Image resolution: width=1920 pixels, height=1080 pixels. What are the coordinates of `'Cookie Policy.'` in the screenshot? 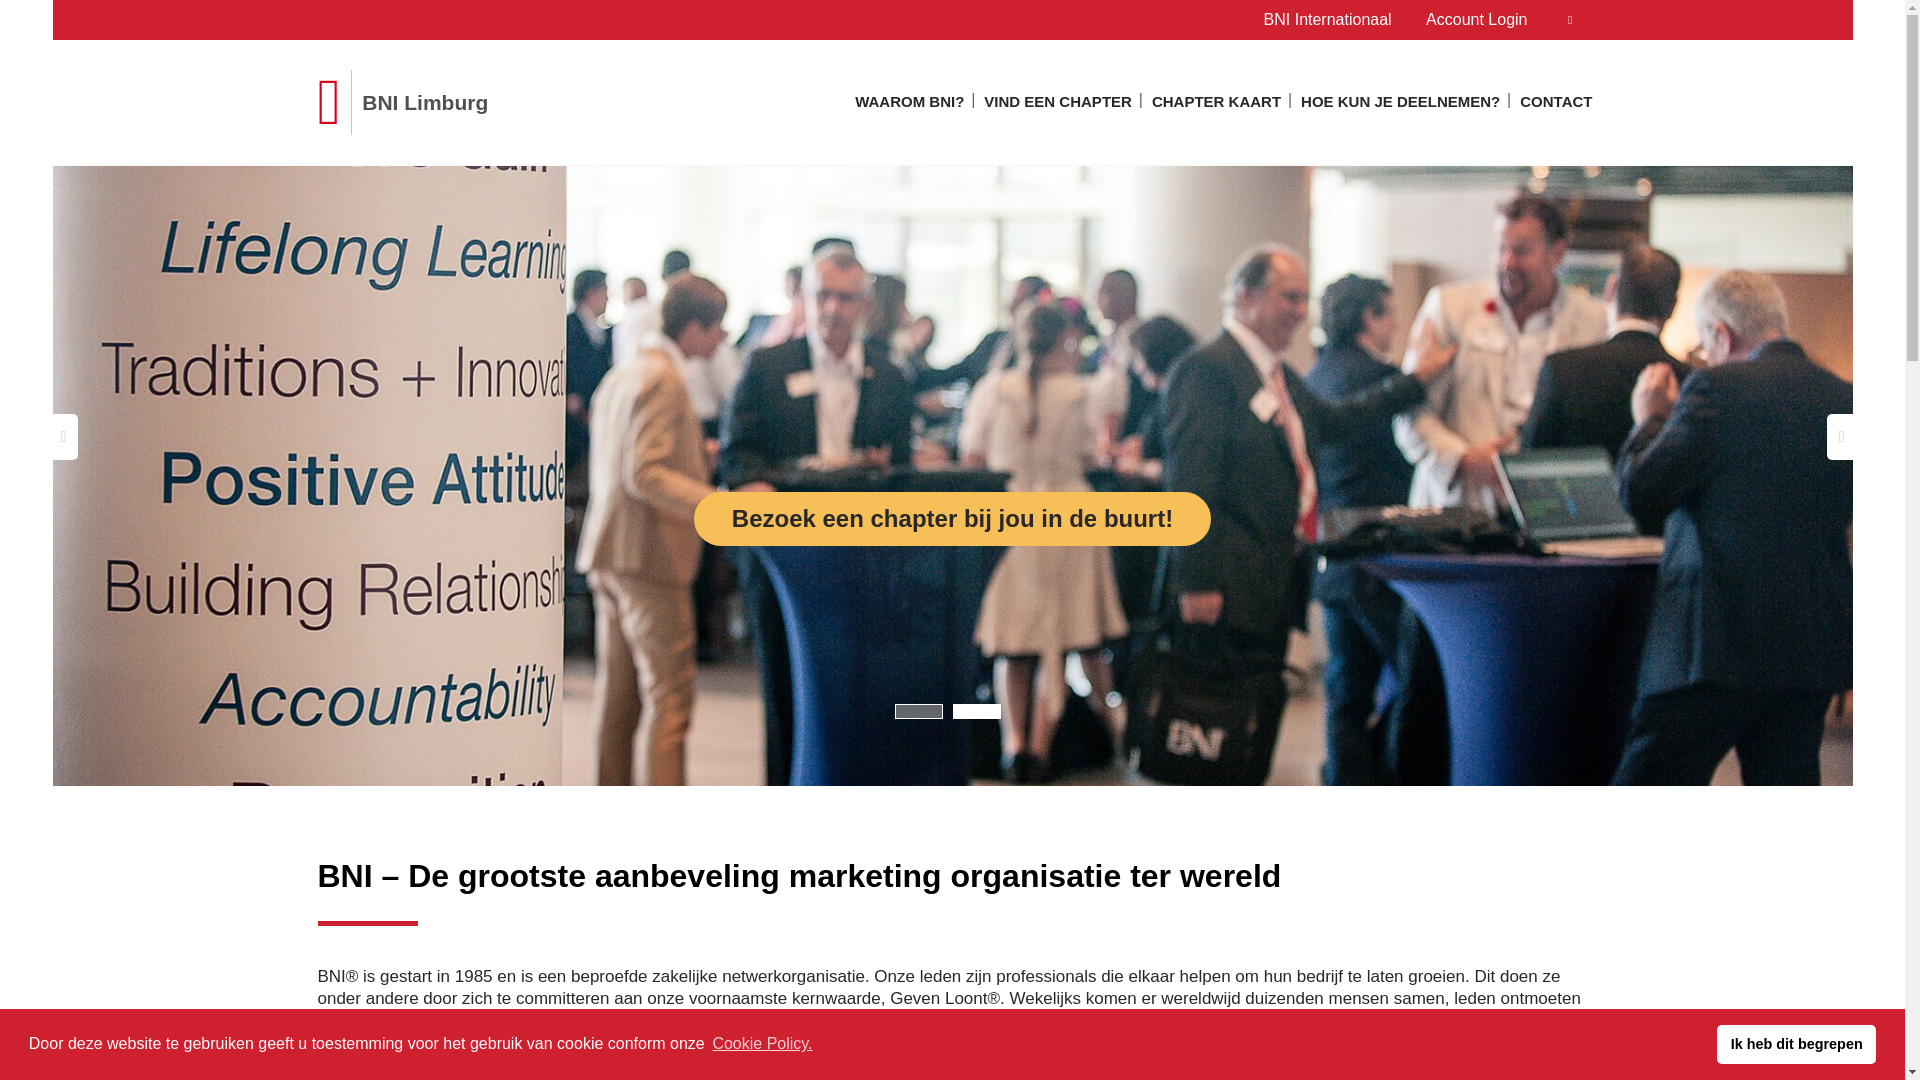 It's located at (709, 1043).